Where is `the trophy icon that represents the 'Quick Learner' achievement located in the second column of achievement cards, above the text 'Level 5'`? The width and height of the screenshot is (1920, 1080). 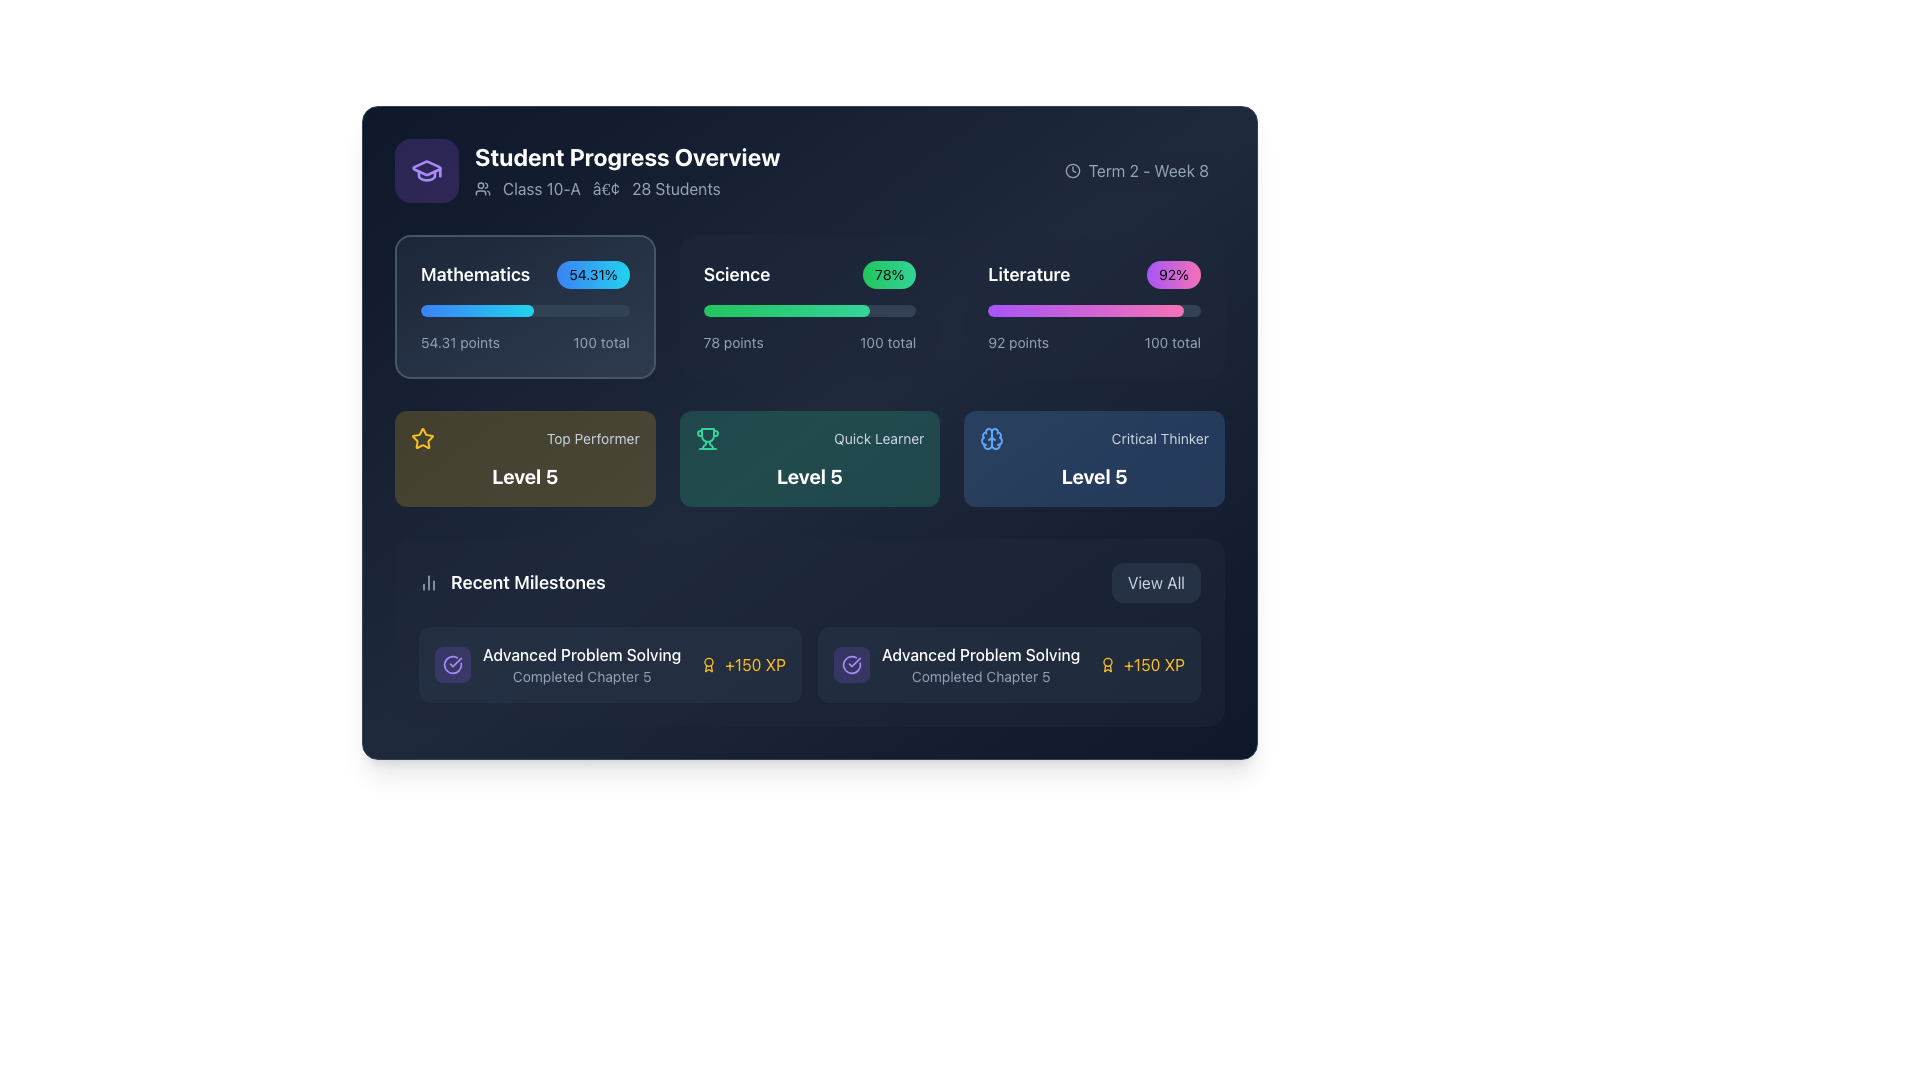
the trophy icon that represents the 'Quick Learner' achievement located in the second column of achievement cards, above the text 'Level 5' is located at coordinates (707, 438).